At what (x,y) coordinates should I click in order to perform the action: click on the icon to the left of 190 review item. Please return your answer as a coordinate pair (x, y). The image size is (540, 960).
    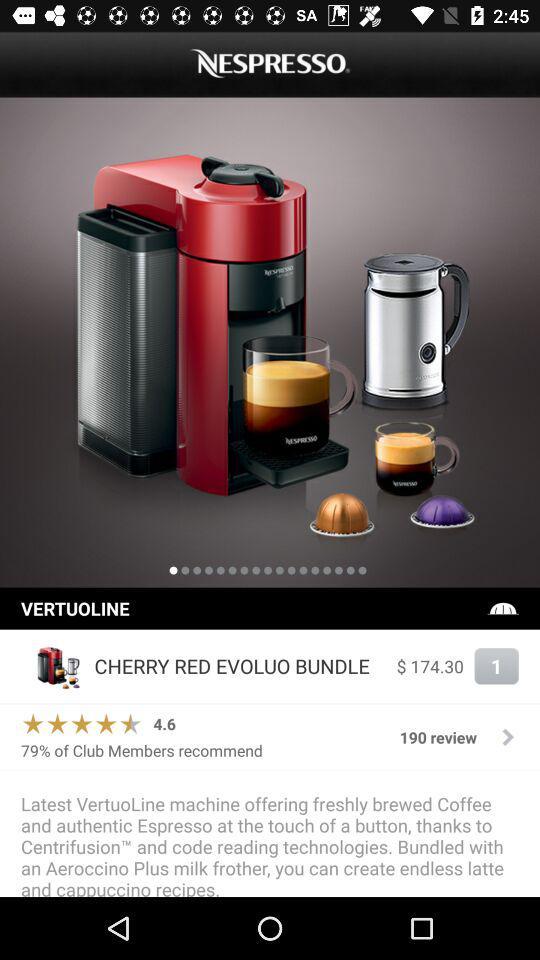
    Looking at the image, I should click on (140, 749).